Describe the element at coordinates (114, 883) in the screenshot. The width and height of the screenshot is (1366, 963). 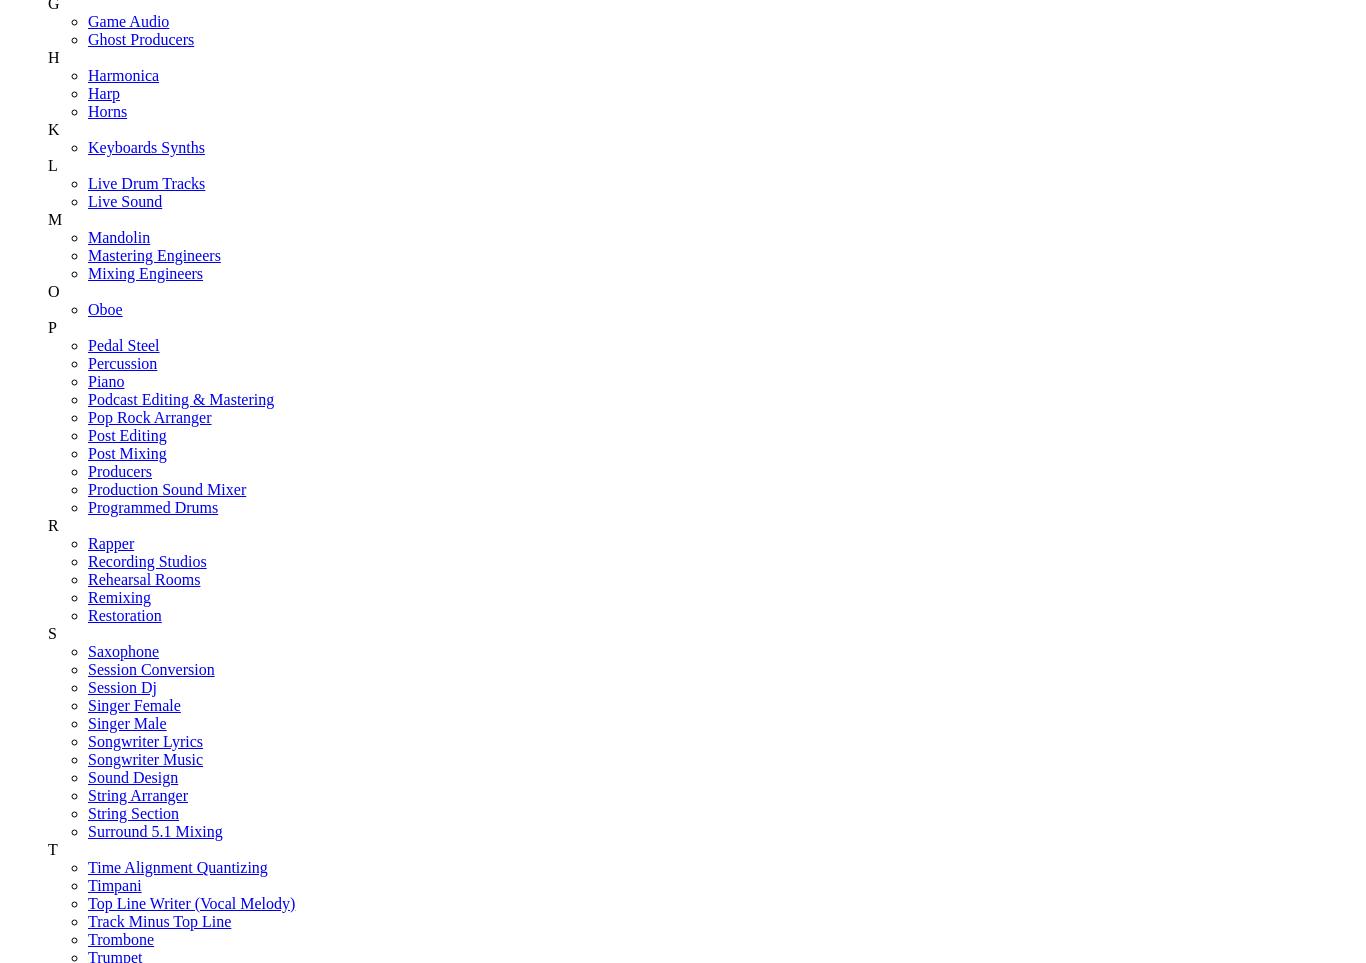
I see `'Timpani'` at that location.